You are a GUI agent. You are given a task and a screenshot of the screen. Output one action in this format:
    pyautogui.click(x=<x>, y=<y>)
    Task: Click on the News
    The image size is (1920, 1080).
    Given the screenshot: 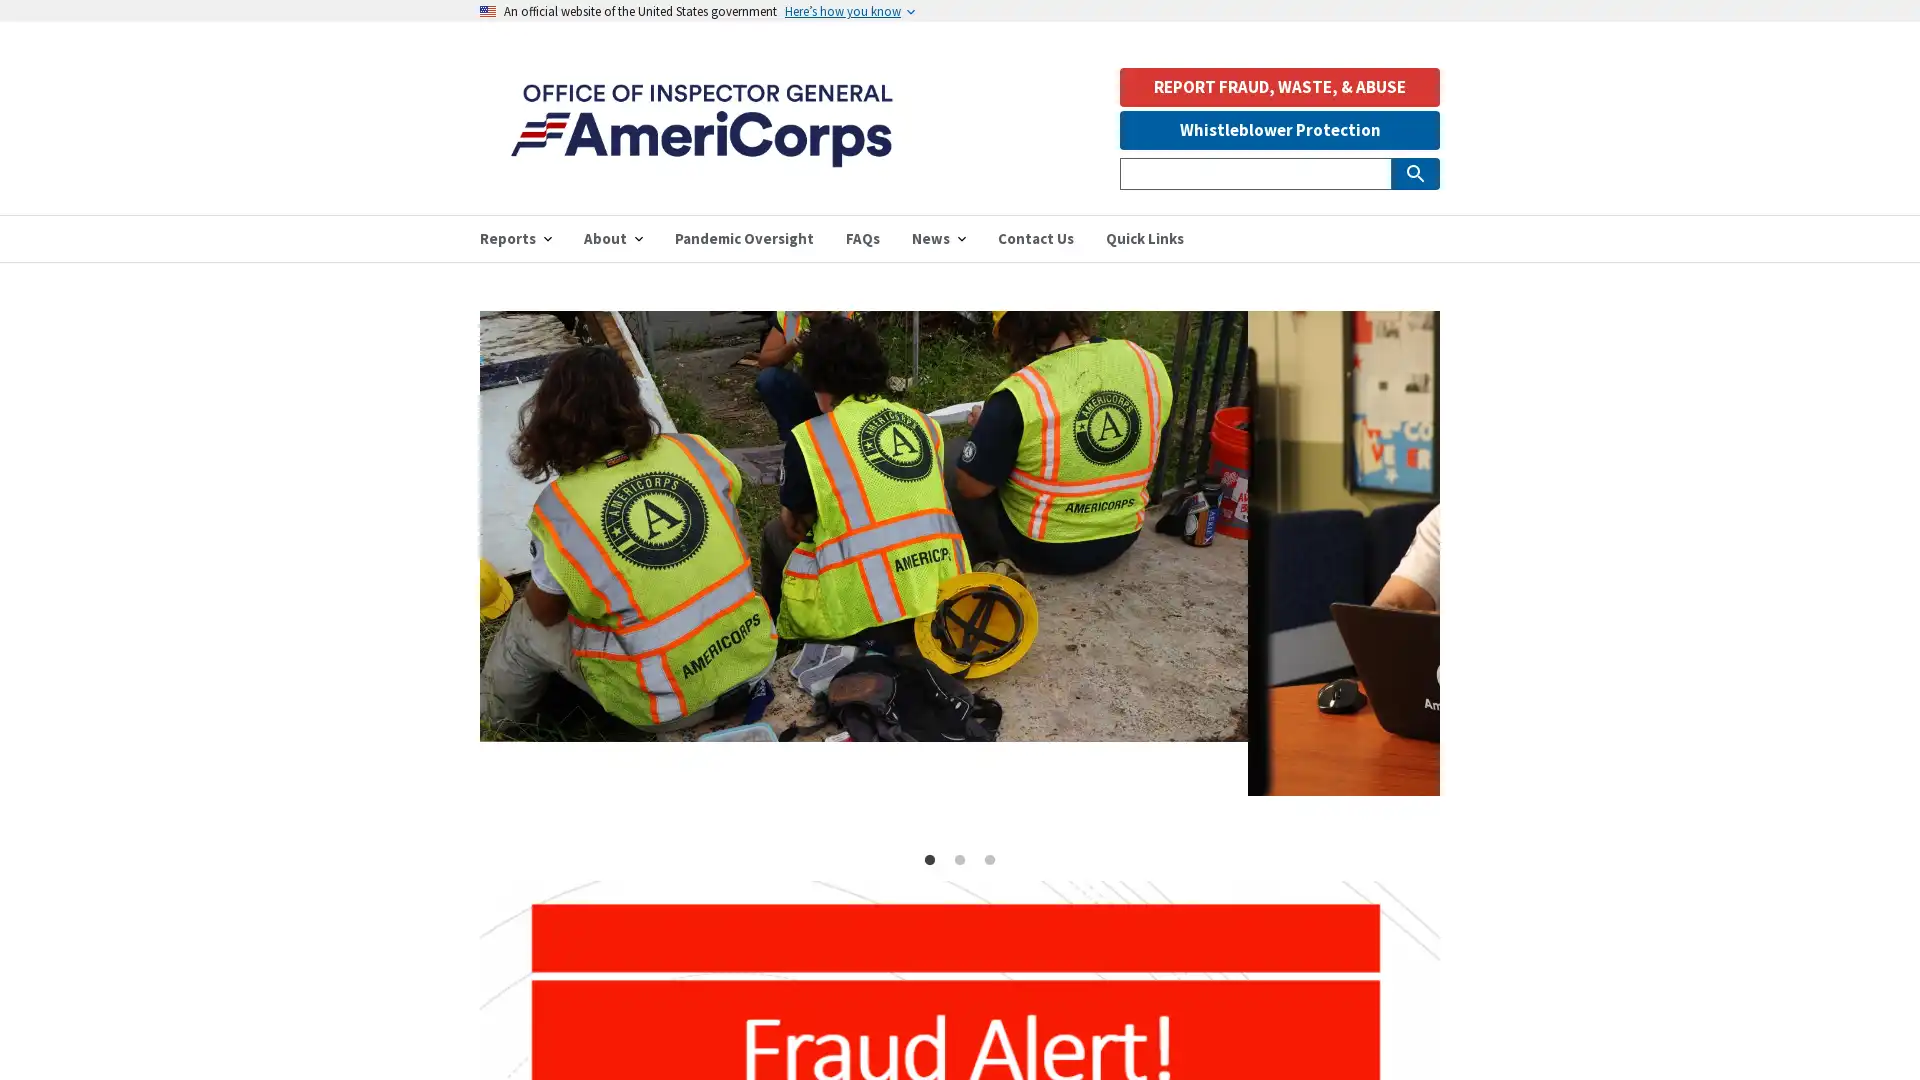 What is the action you would take?
    pyautogui.click(x=938, y=237)
    